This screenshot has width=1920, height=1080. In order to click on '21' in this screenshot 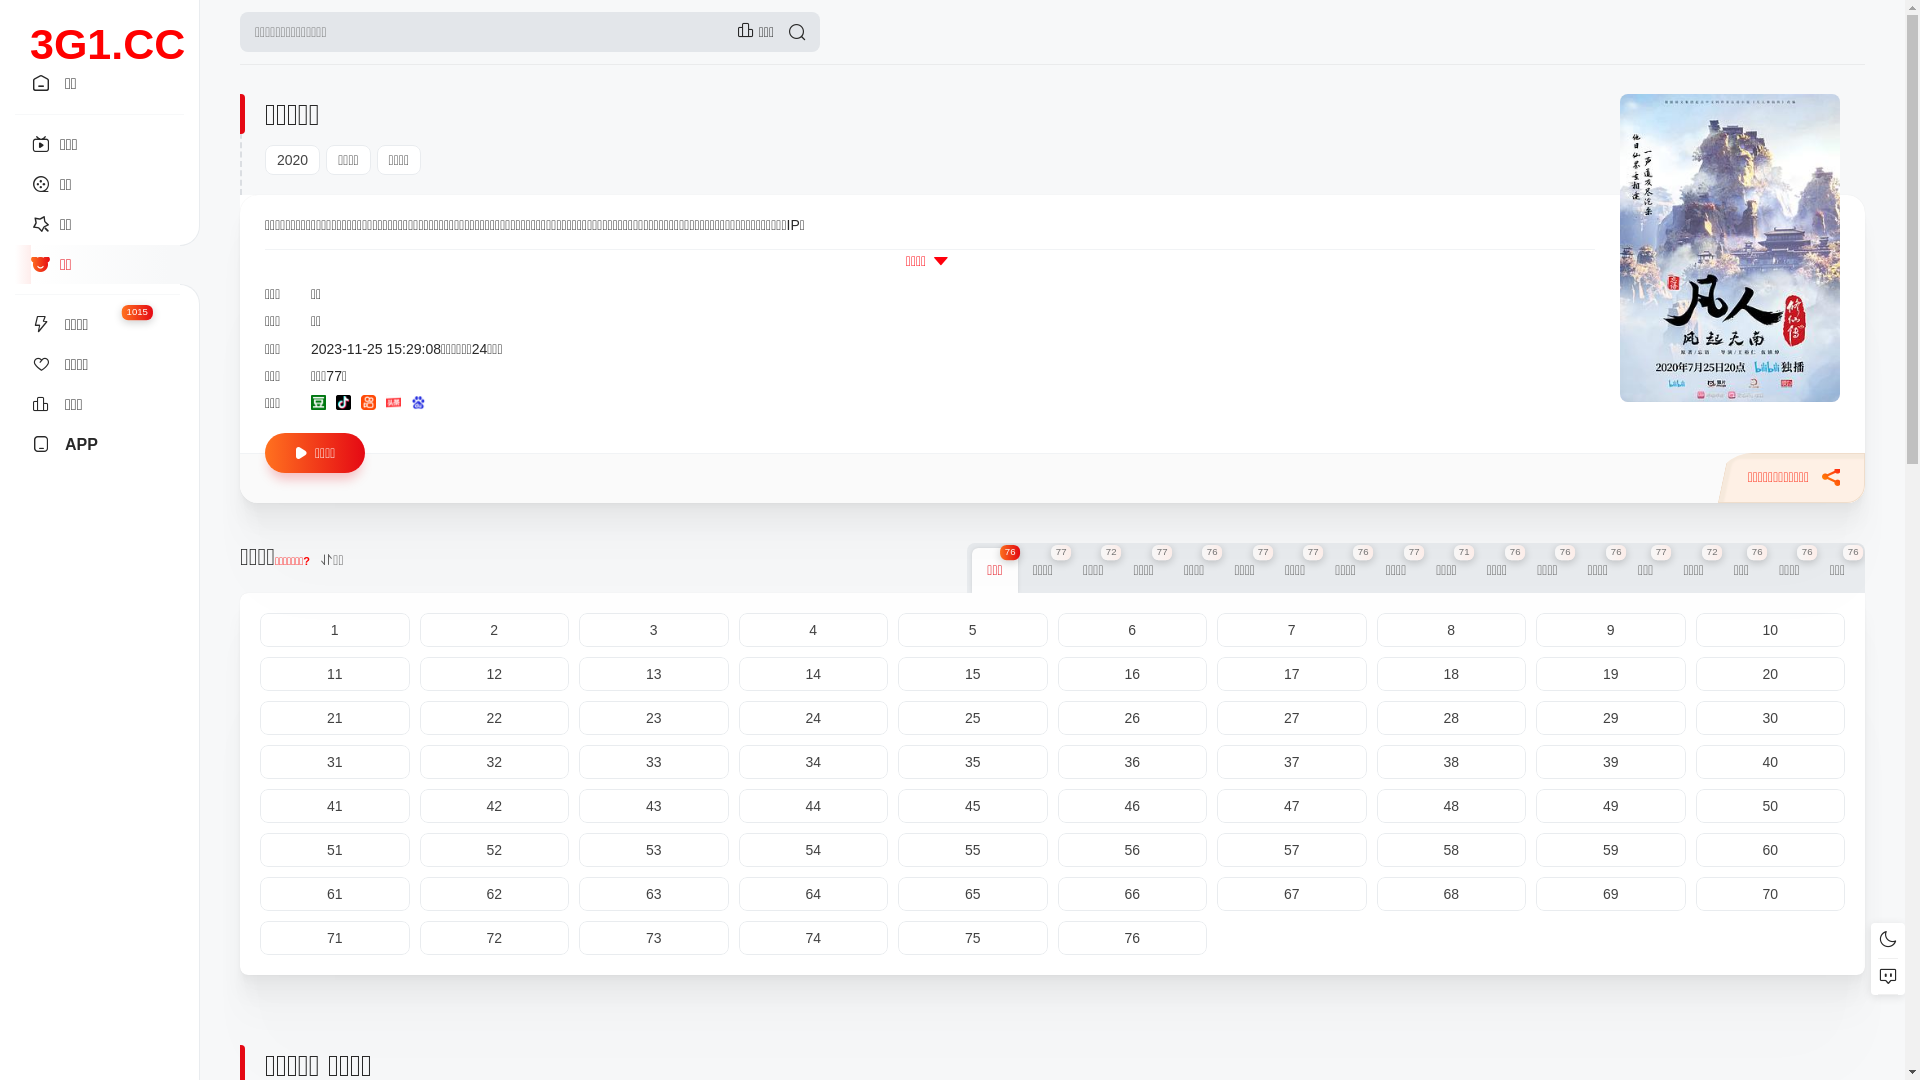, I will do `click(335, 716)`.